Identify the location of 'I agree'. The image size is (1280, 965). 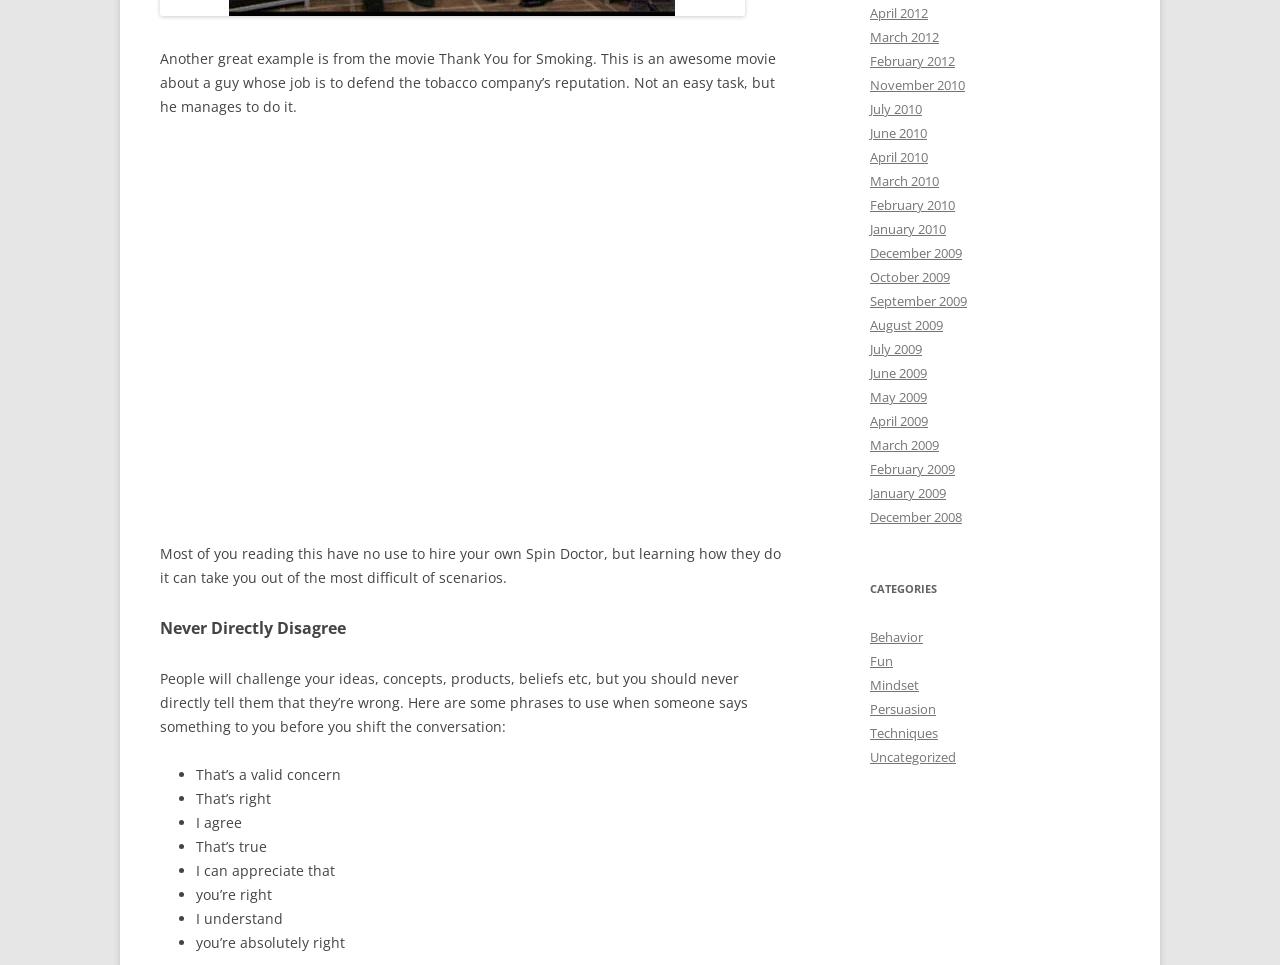
(219, 821).